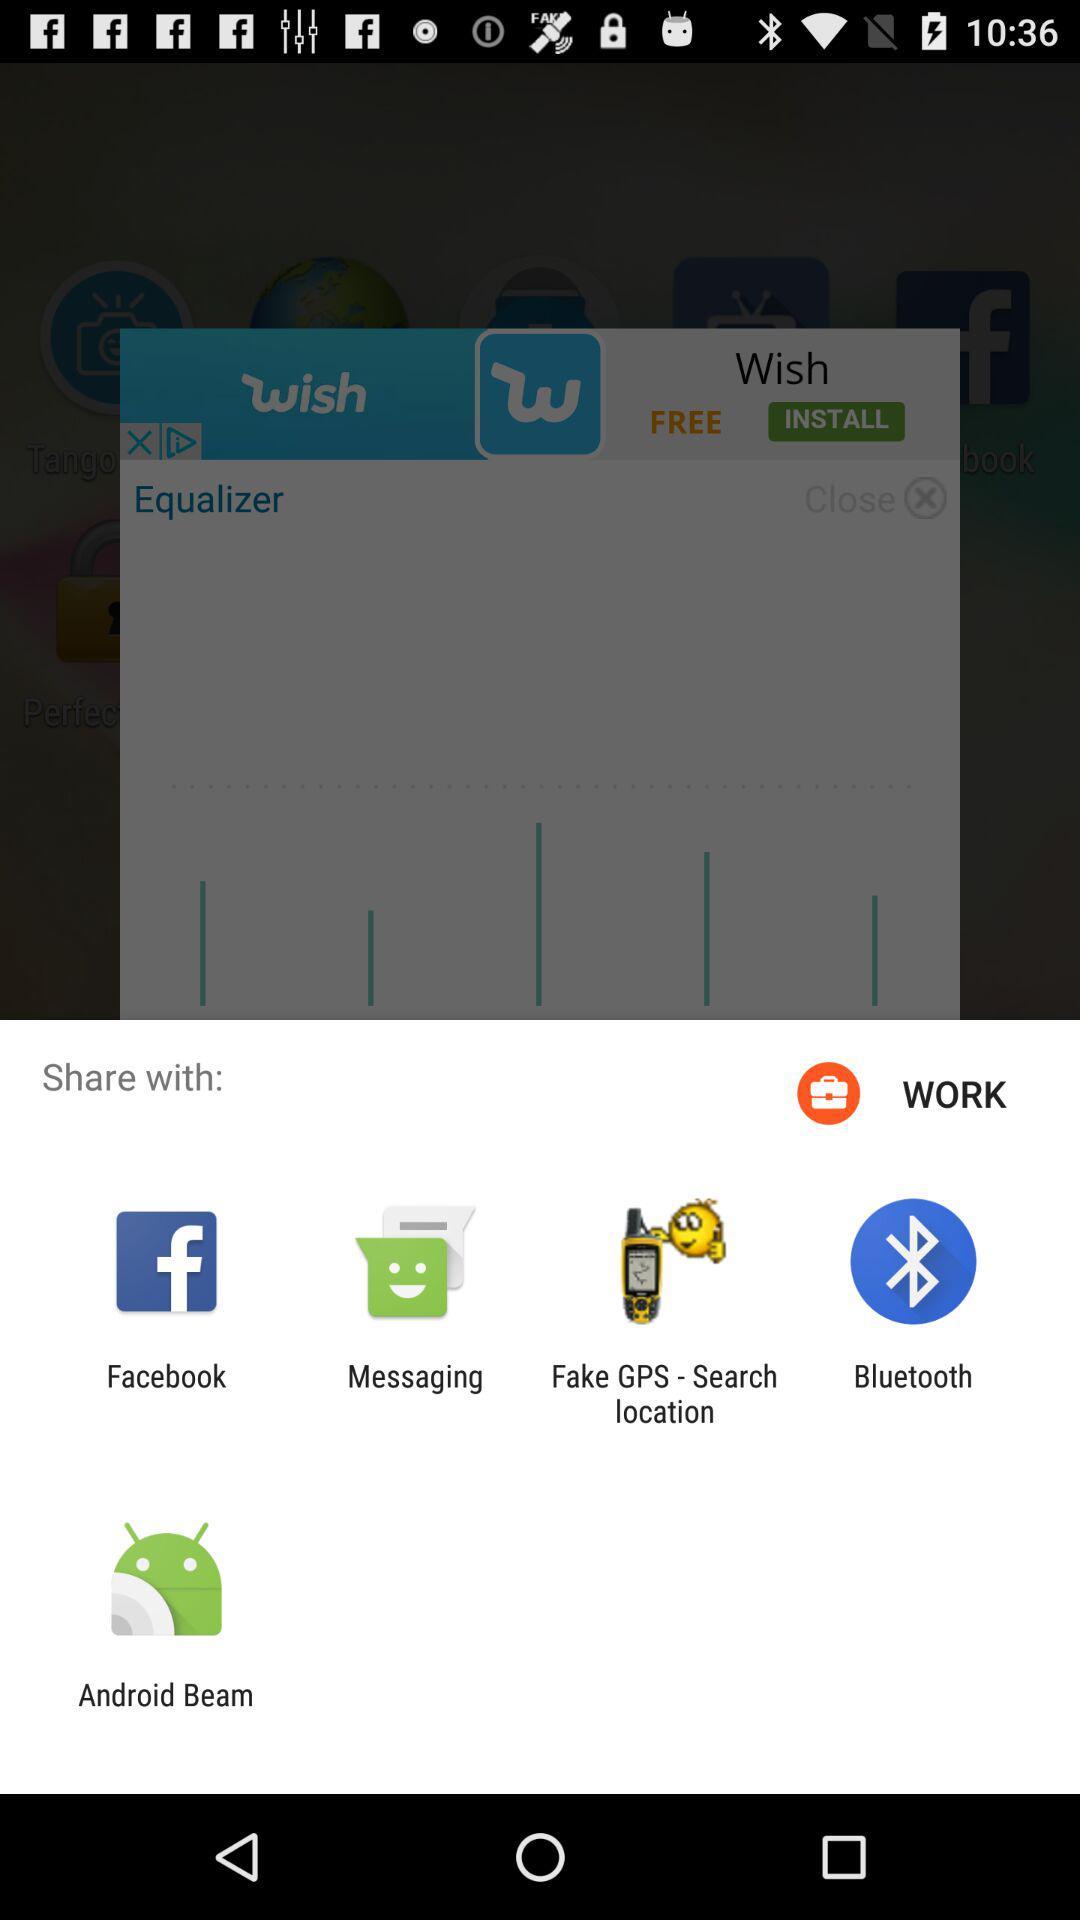 The image size is (1080, 1920). What do you see at coordinates (913, 1392) in the screenshot?
I see `bluetooth` at bounding box center [913, 1392].